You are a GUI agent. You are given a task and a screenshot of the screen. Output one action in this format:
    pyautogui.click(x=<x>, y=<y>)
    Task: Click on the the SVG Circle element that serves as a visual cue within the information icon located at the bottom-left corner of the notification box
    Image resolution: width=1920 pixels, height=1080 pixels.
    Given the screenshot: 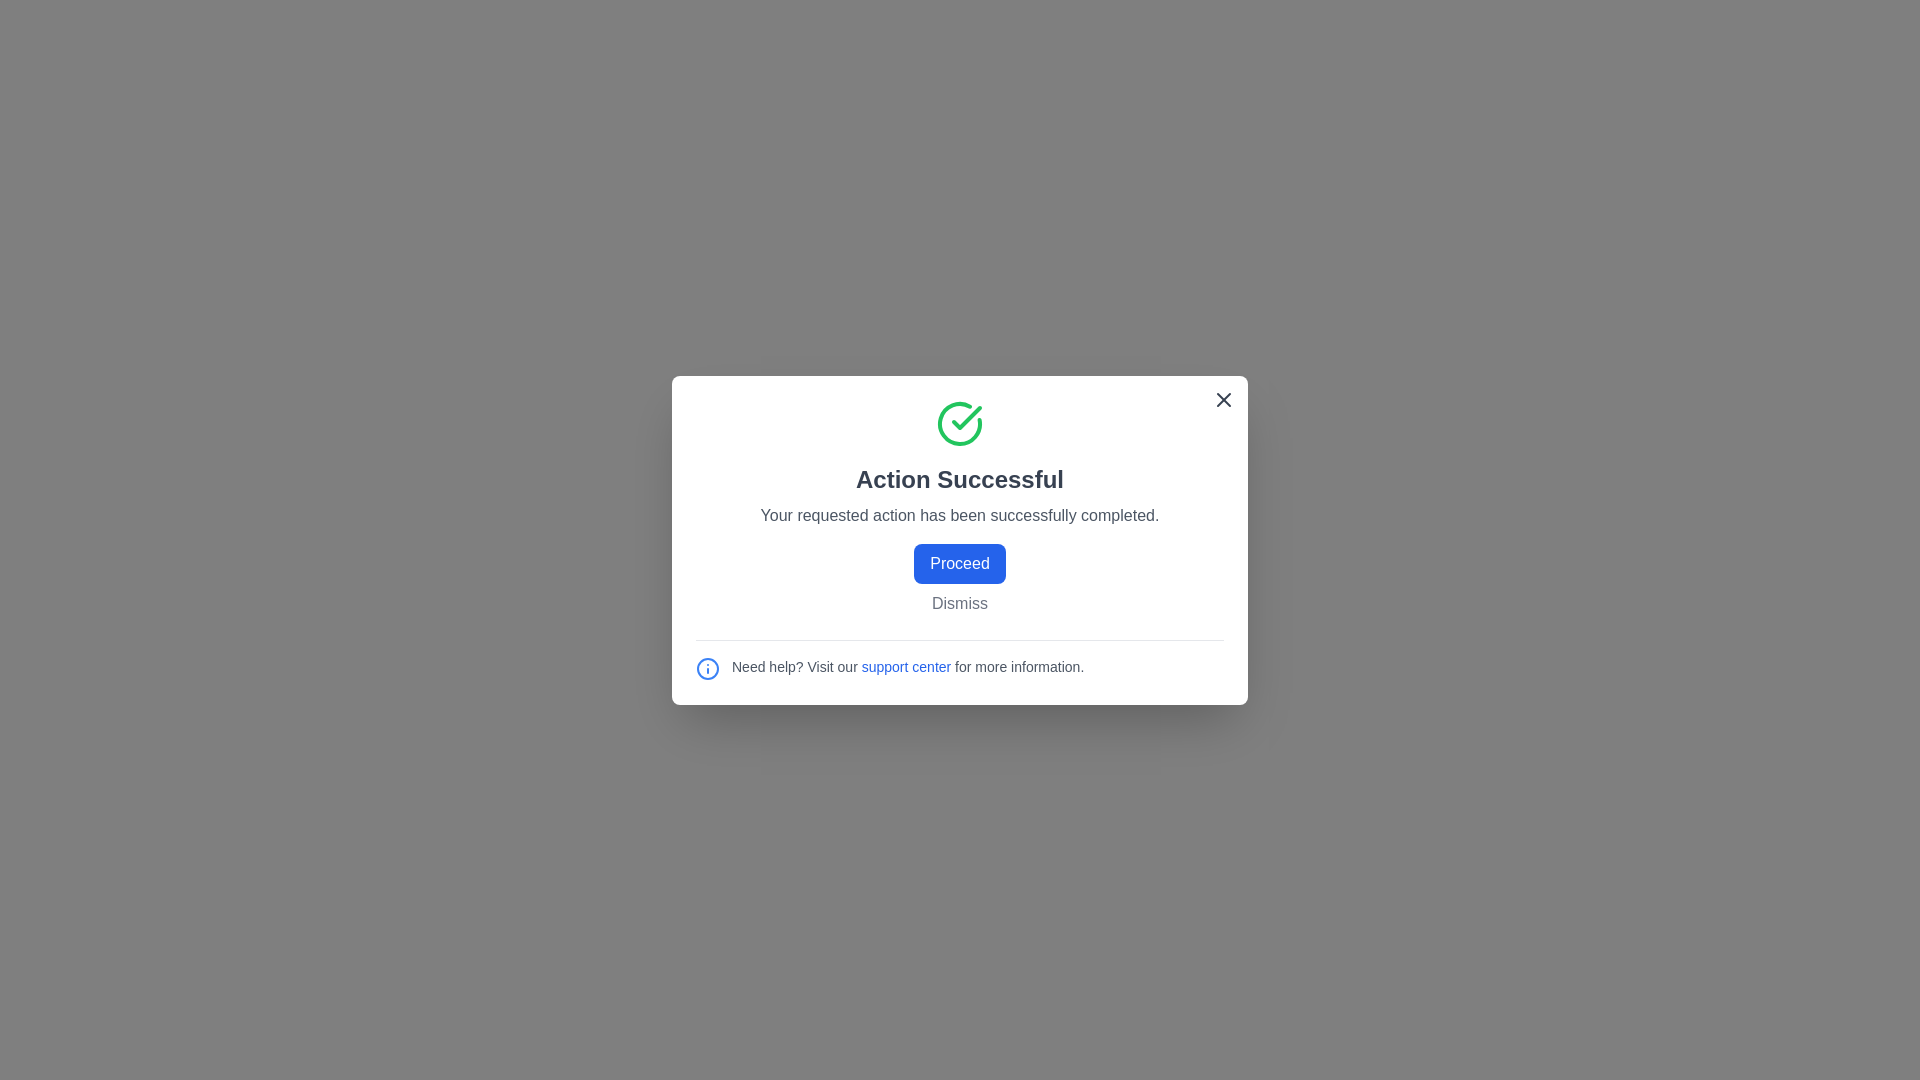 What is the action you would take?
    pyautogui.click(x=708, y=667)
    